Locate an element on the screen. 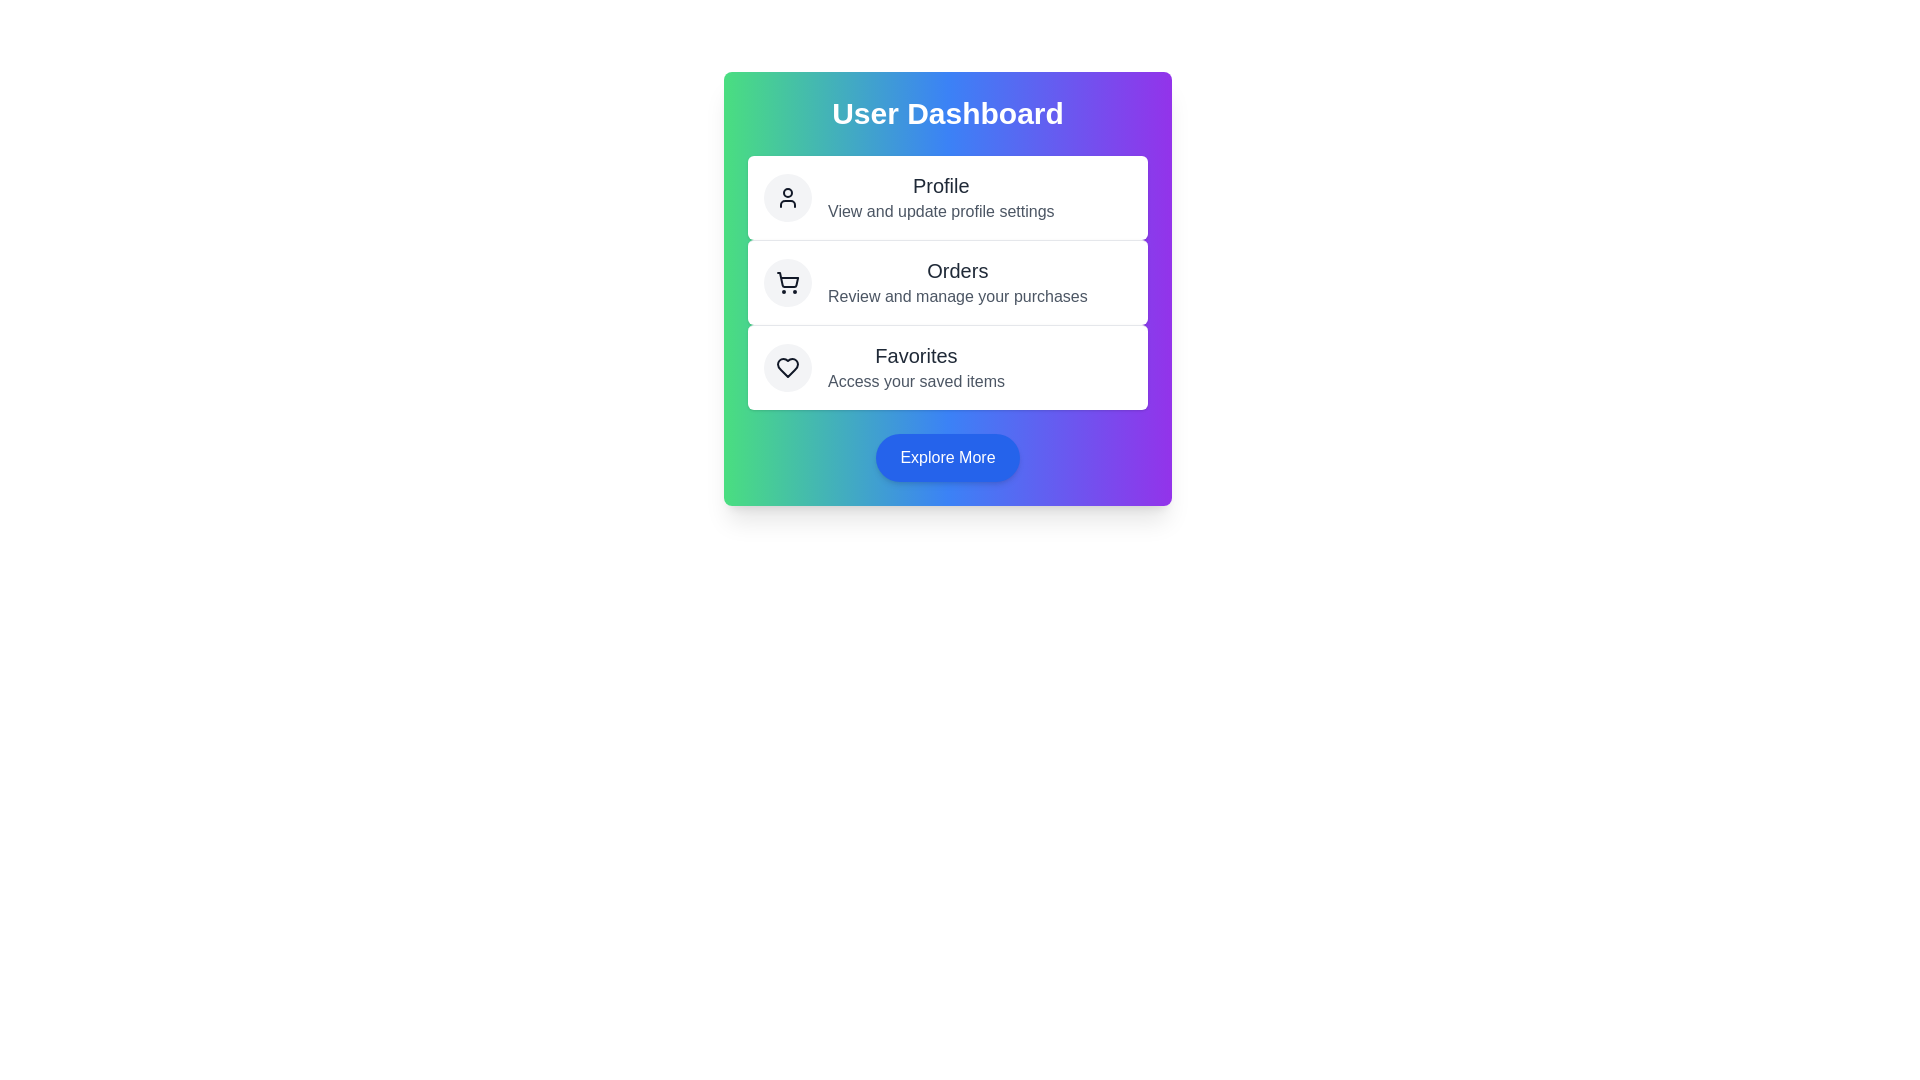  the 'Profile' action to view and update profile settings is located at coordinates (947, 197).